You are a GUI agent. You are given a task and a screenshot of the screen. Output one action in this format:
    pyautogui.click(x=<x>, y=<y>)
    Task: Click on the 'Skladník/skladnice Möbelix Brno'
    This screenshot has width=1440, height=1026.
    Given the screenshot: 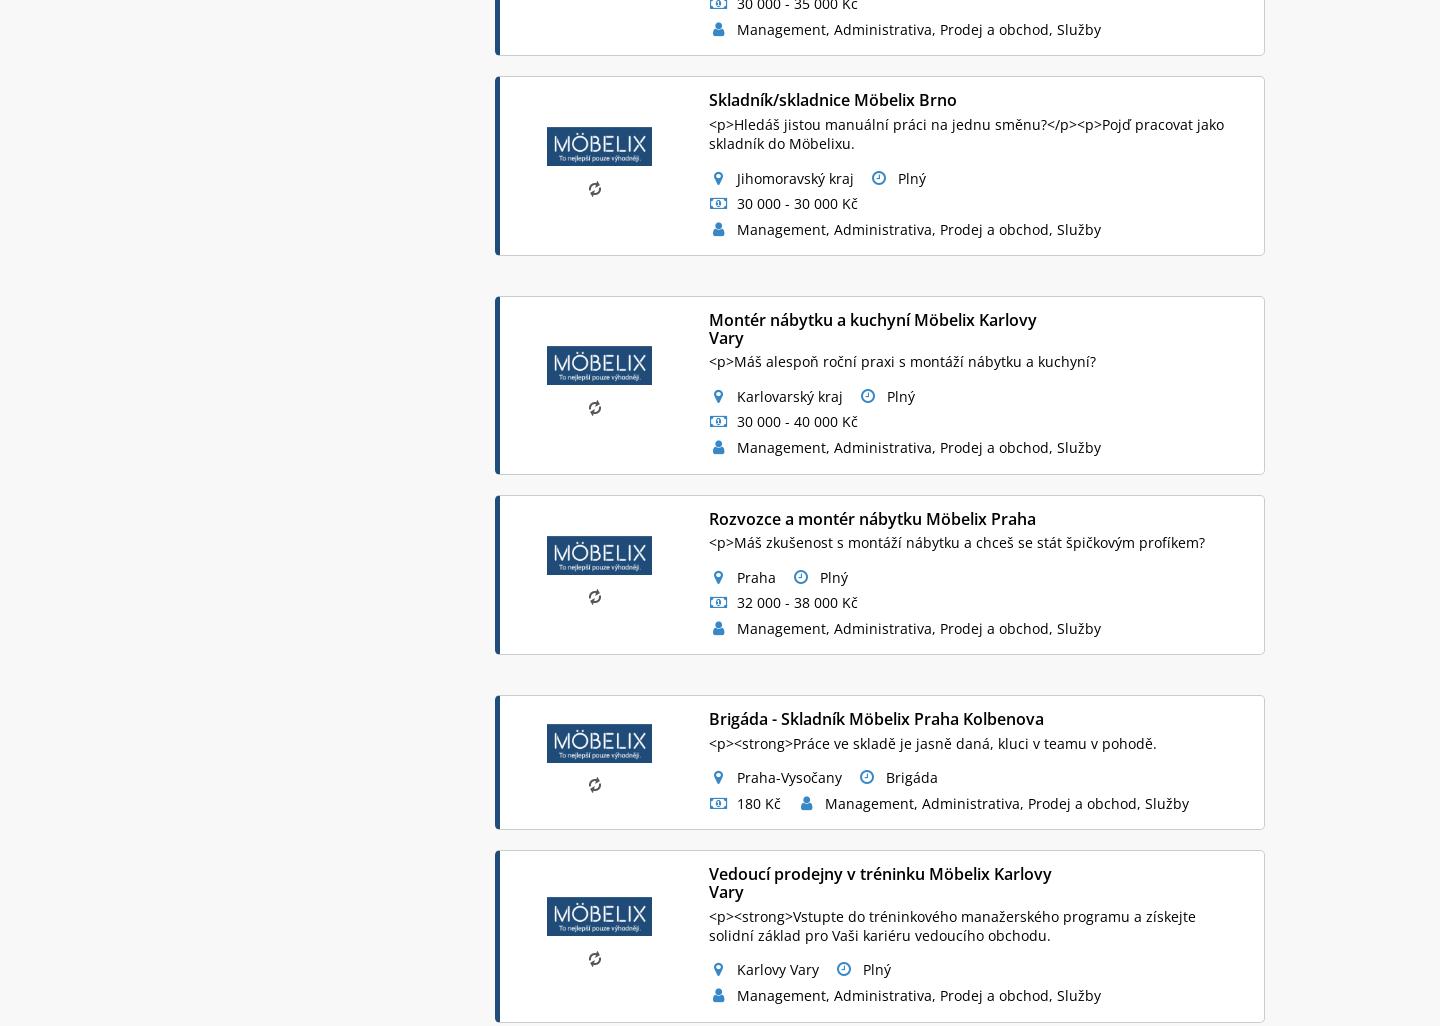 What is the action you would take?
    pyautogui.click(x=708, y=99)
    